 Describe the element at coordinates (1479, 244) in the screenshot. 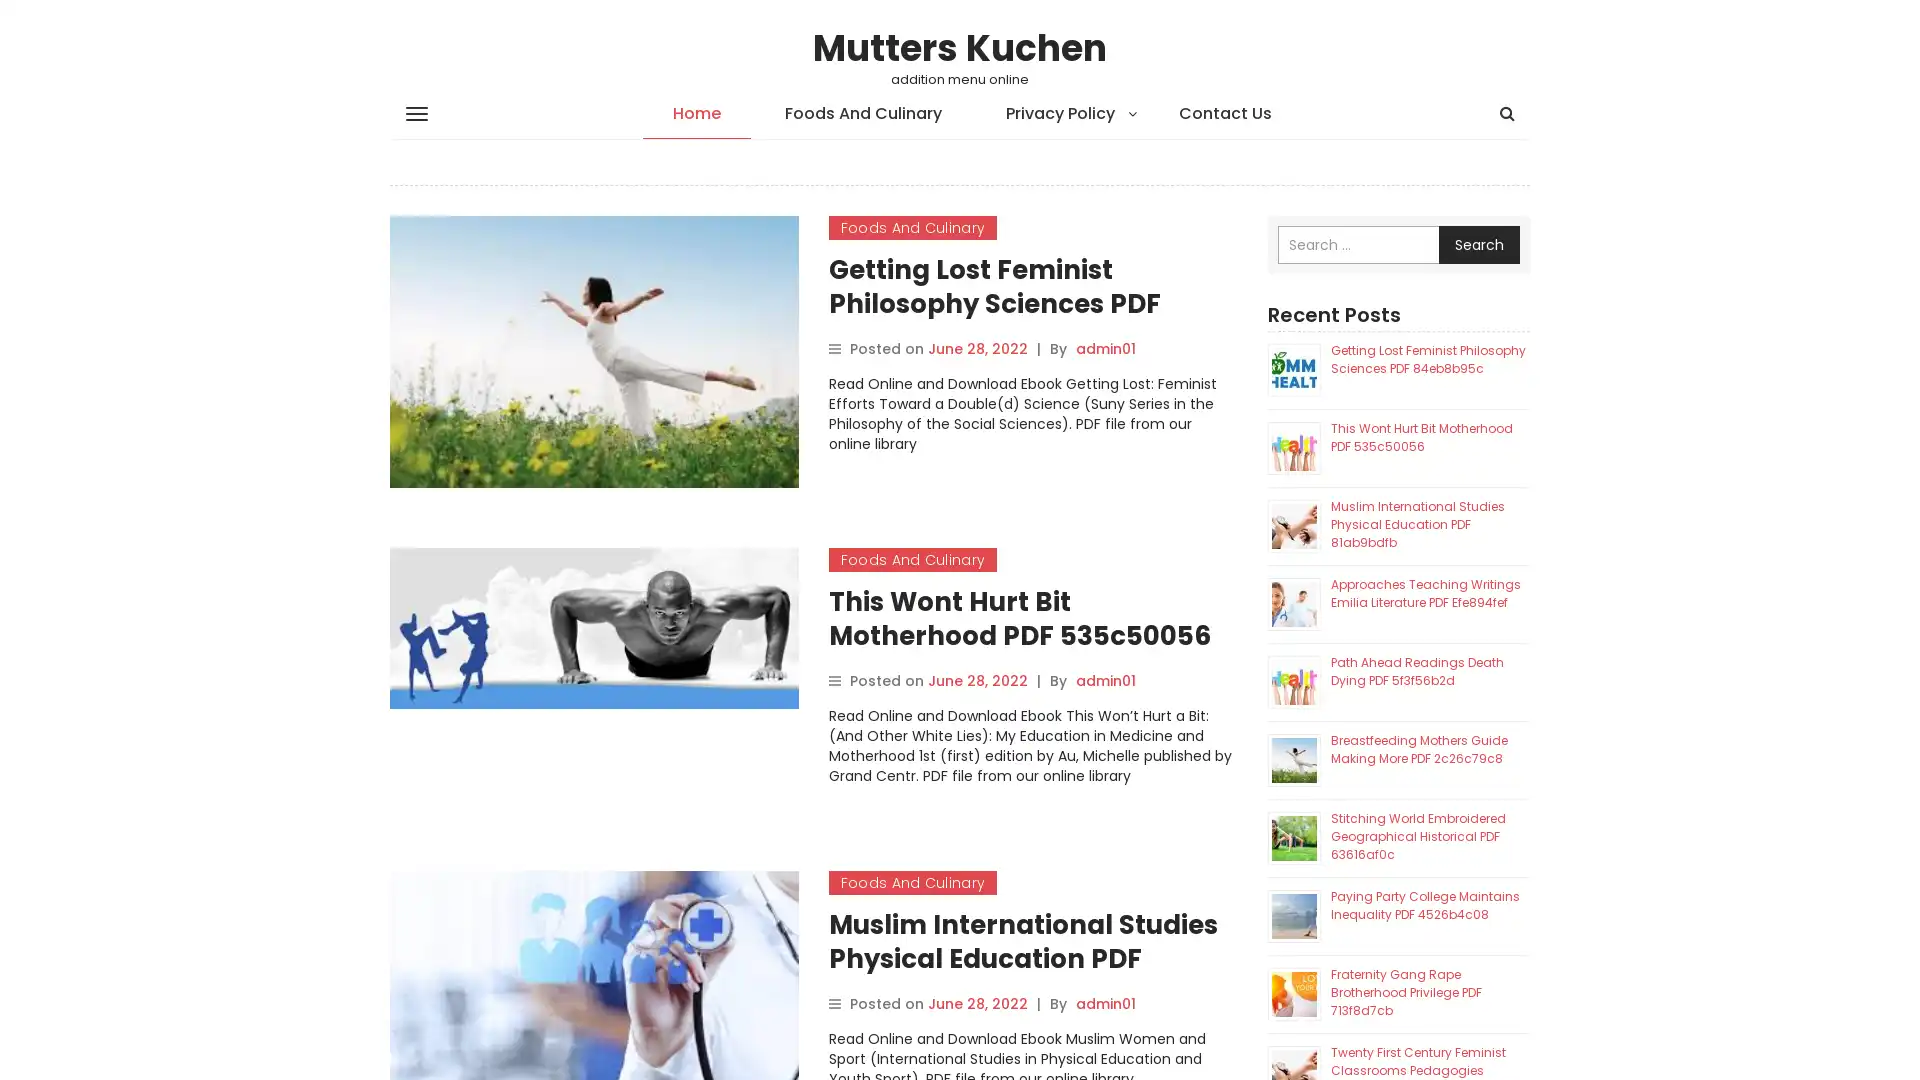

I see `Search` at that location.